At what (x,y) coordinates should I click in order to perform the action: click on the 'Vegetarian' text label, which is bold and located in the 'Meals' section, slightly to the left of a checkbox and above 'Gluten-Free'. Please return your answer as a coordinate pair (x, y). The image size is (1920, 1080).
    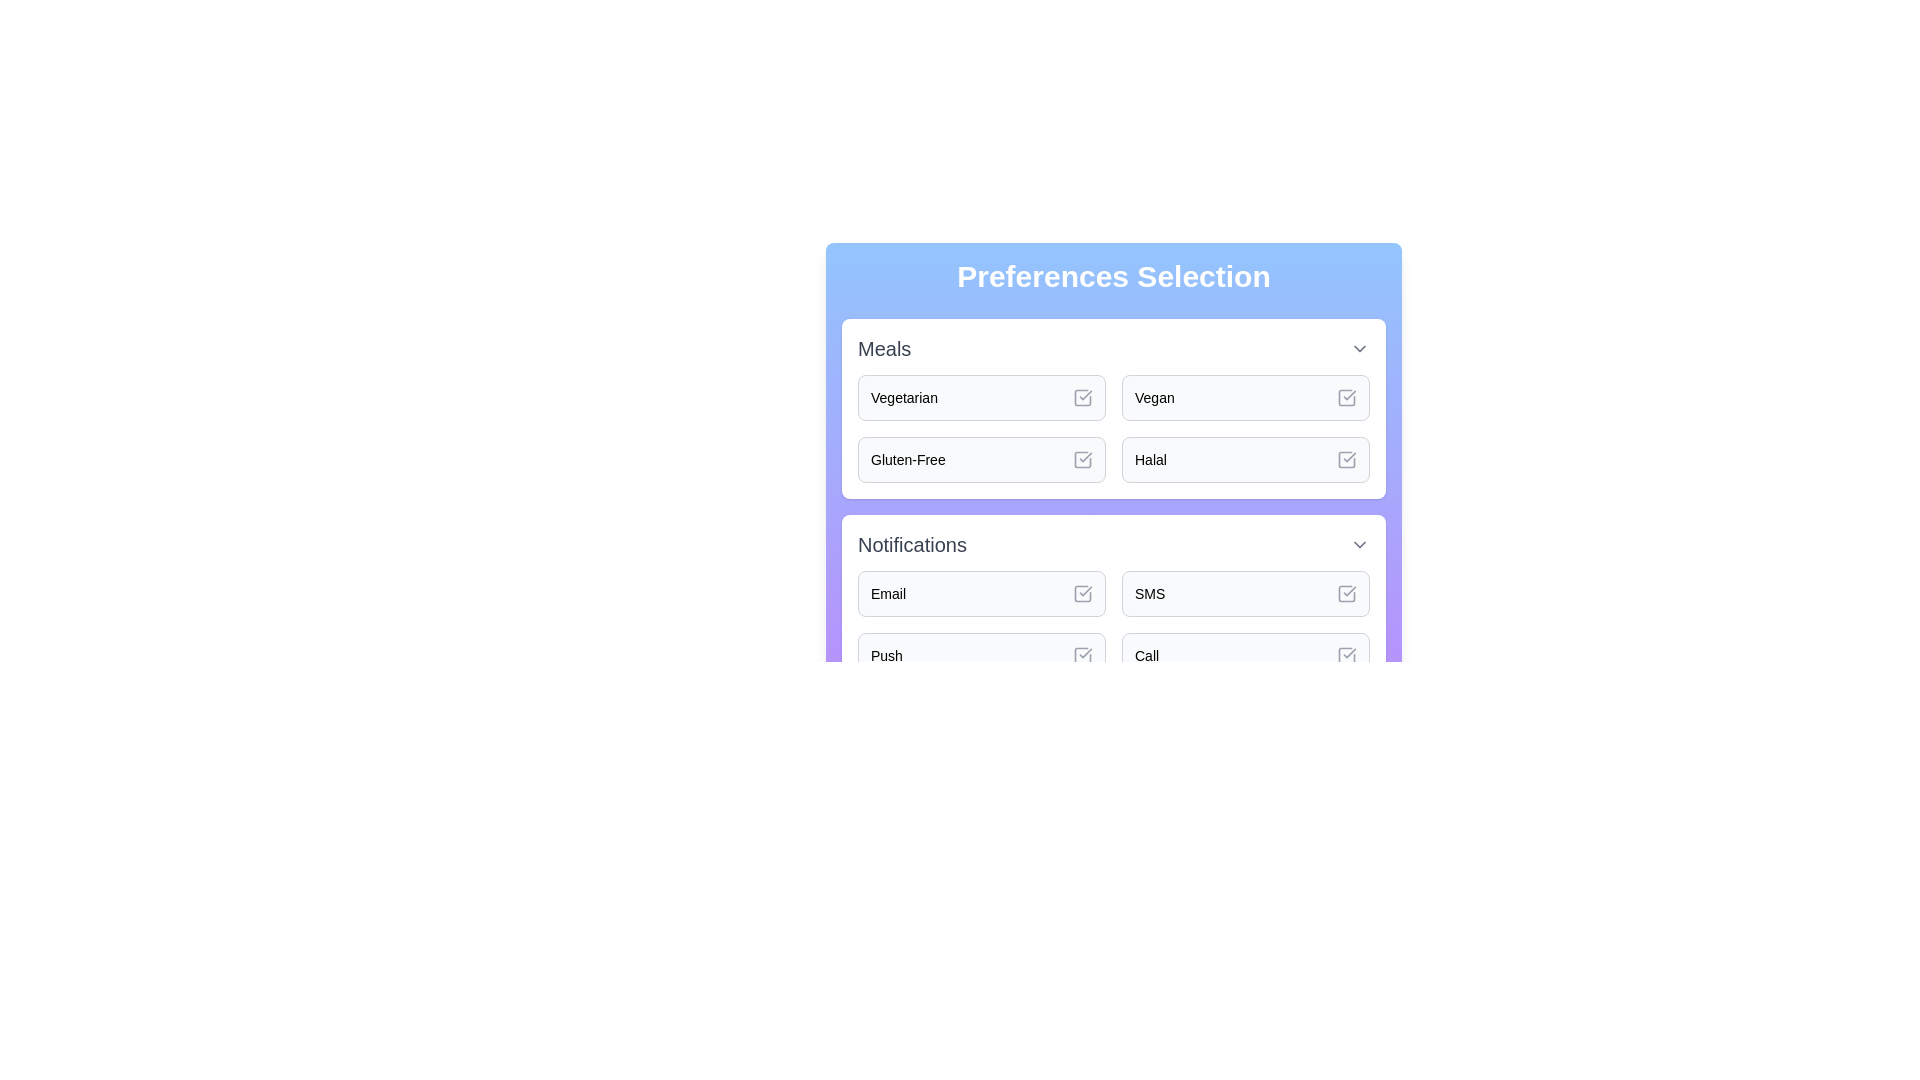
    Looking at the image, I should click on (903, 397).